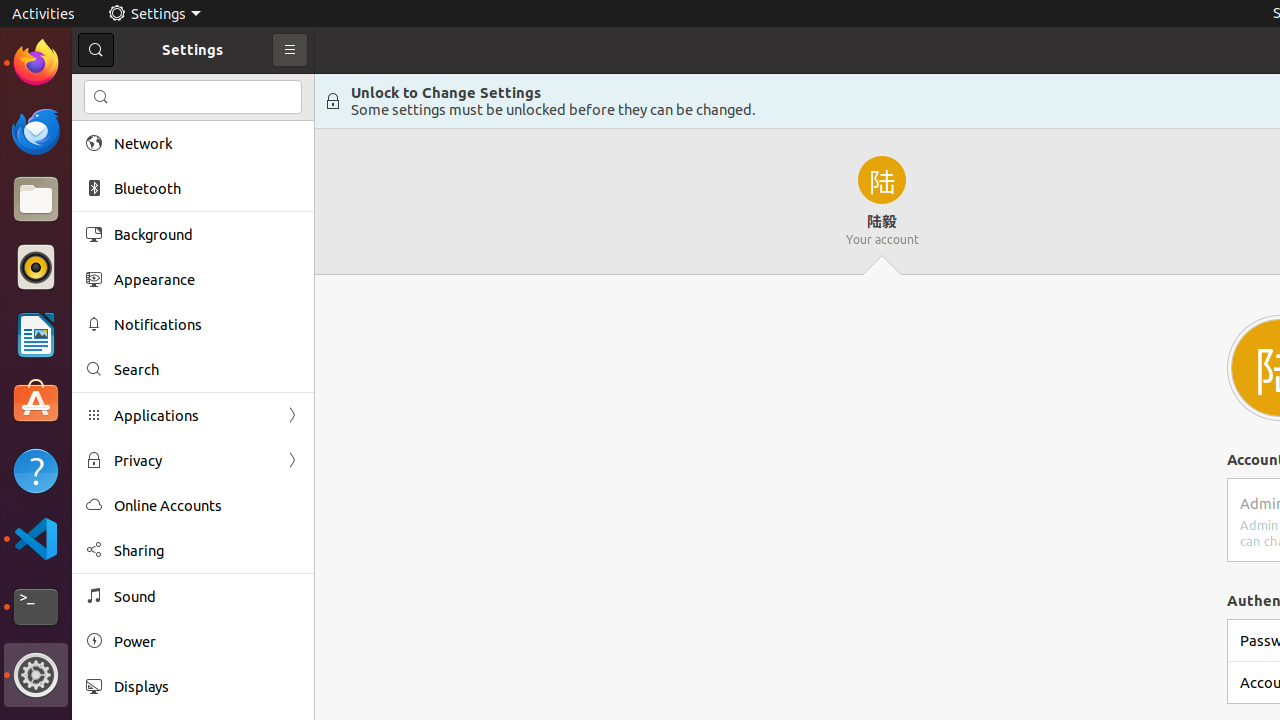 Image resolution: width=1280 pixels, height=720 pixels. Describe the element at coordinates (206, 188) in the screenshot. I see `'Bluetooth'` at that location.